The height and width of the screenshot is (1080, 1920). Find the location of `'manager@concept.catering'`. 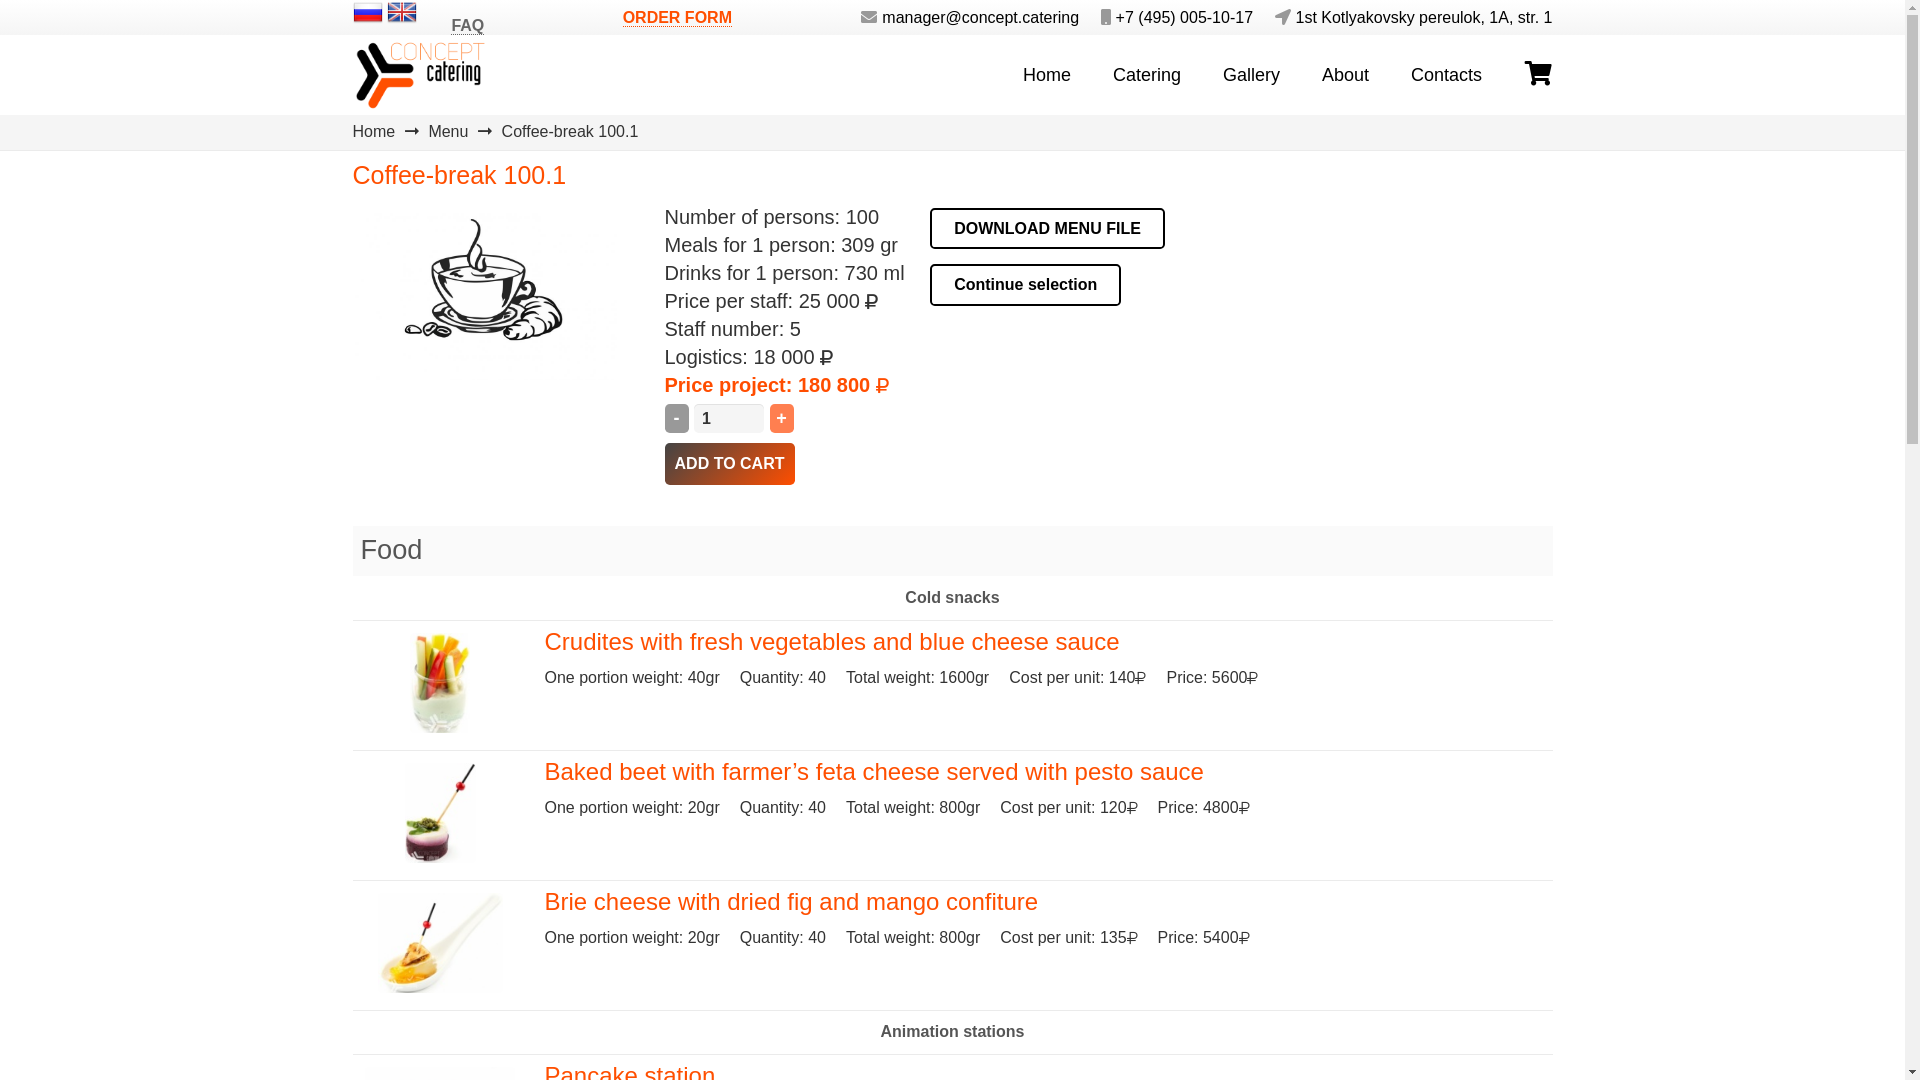

'manager@concept.catering' is located at coordinates (961, 16).